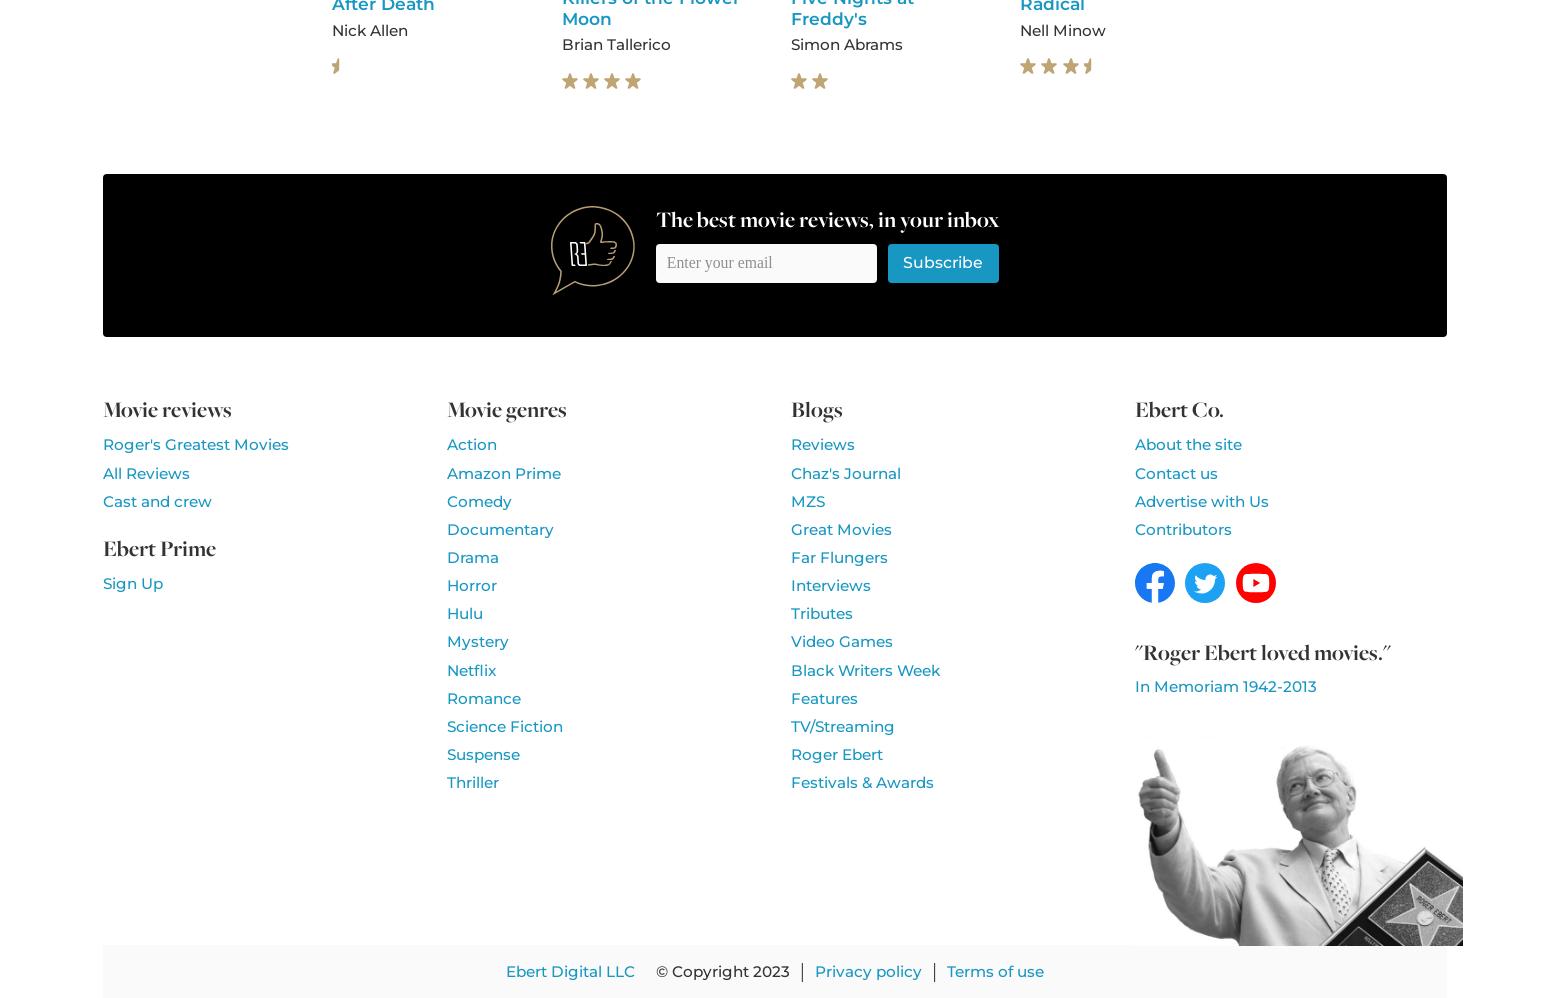  What do you see at coordinates (166, 408) in the screenshot?
I see `'Movie reviews'` at bounding box center [166, 408].